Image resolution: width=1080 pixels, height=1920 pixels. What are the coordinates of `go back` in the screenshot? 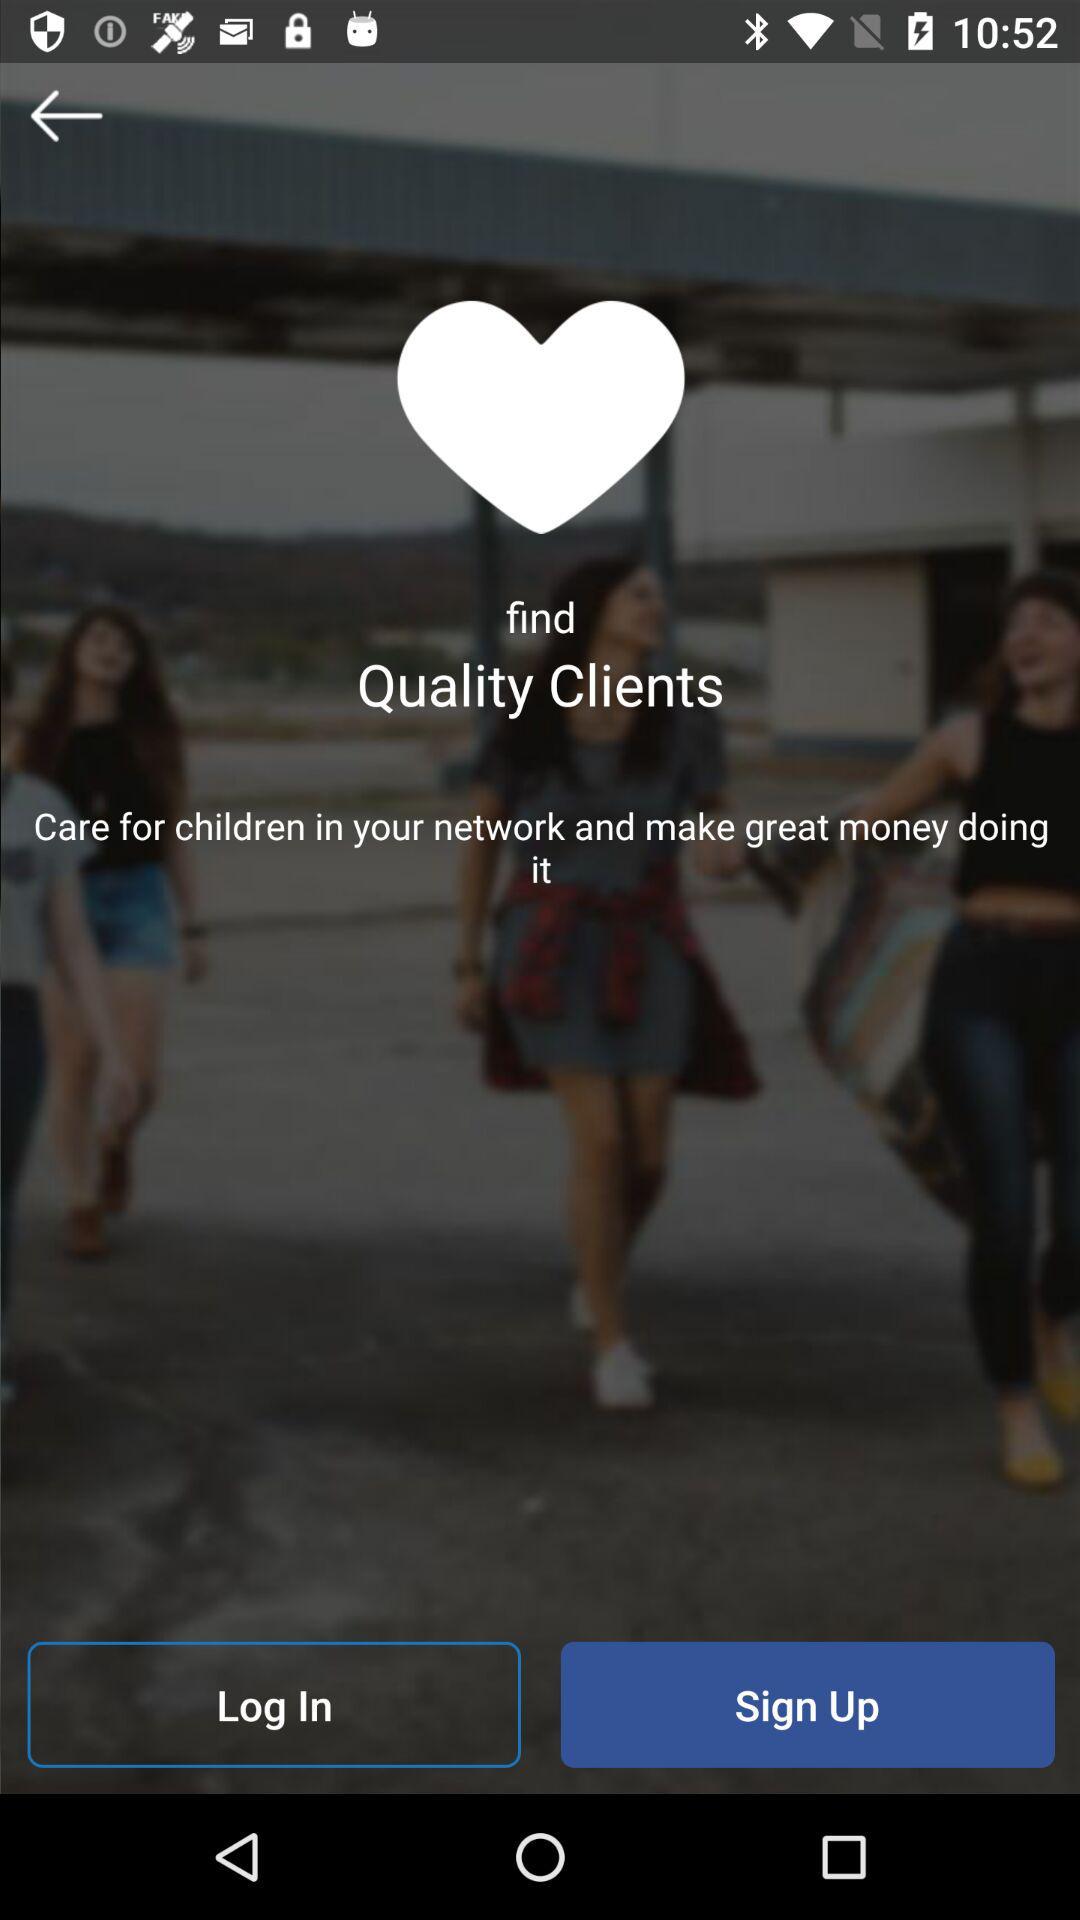 It's located at (64, 114).